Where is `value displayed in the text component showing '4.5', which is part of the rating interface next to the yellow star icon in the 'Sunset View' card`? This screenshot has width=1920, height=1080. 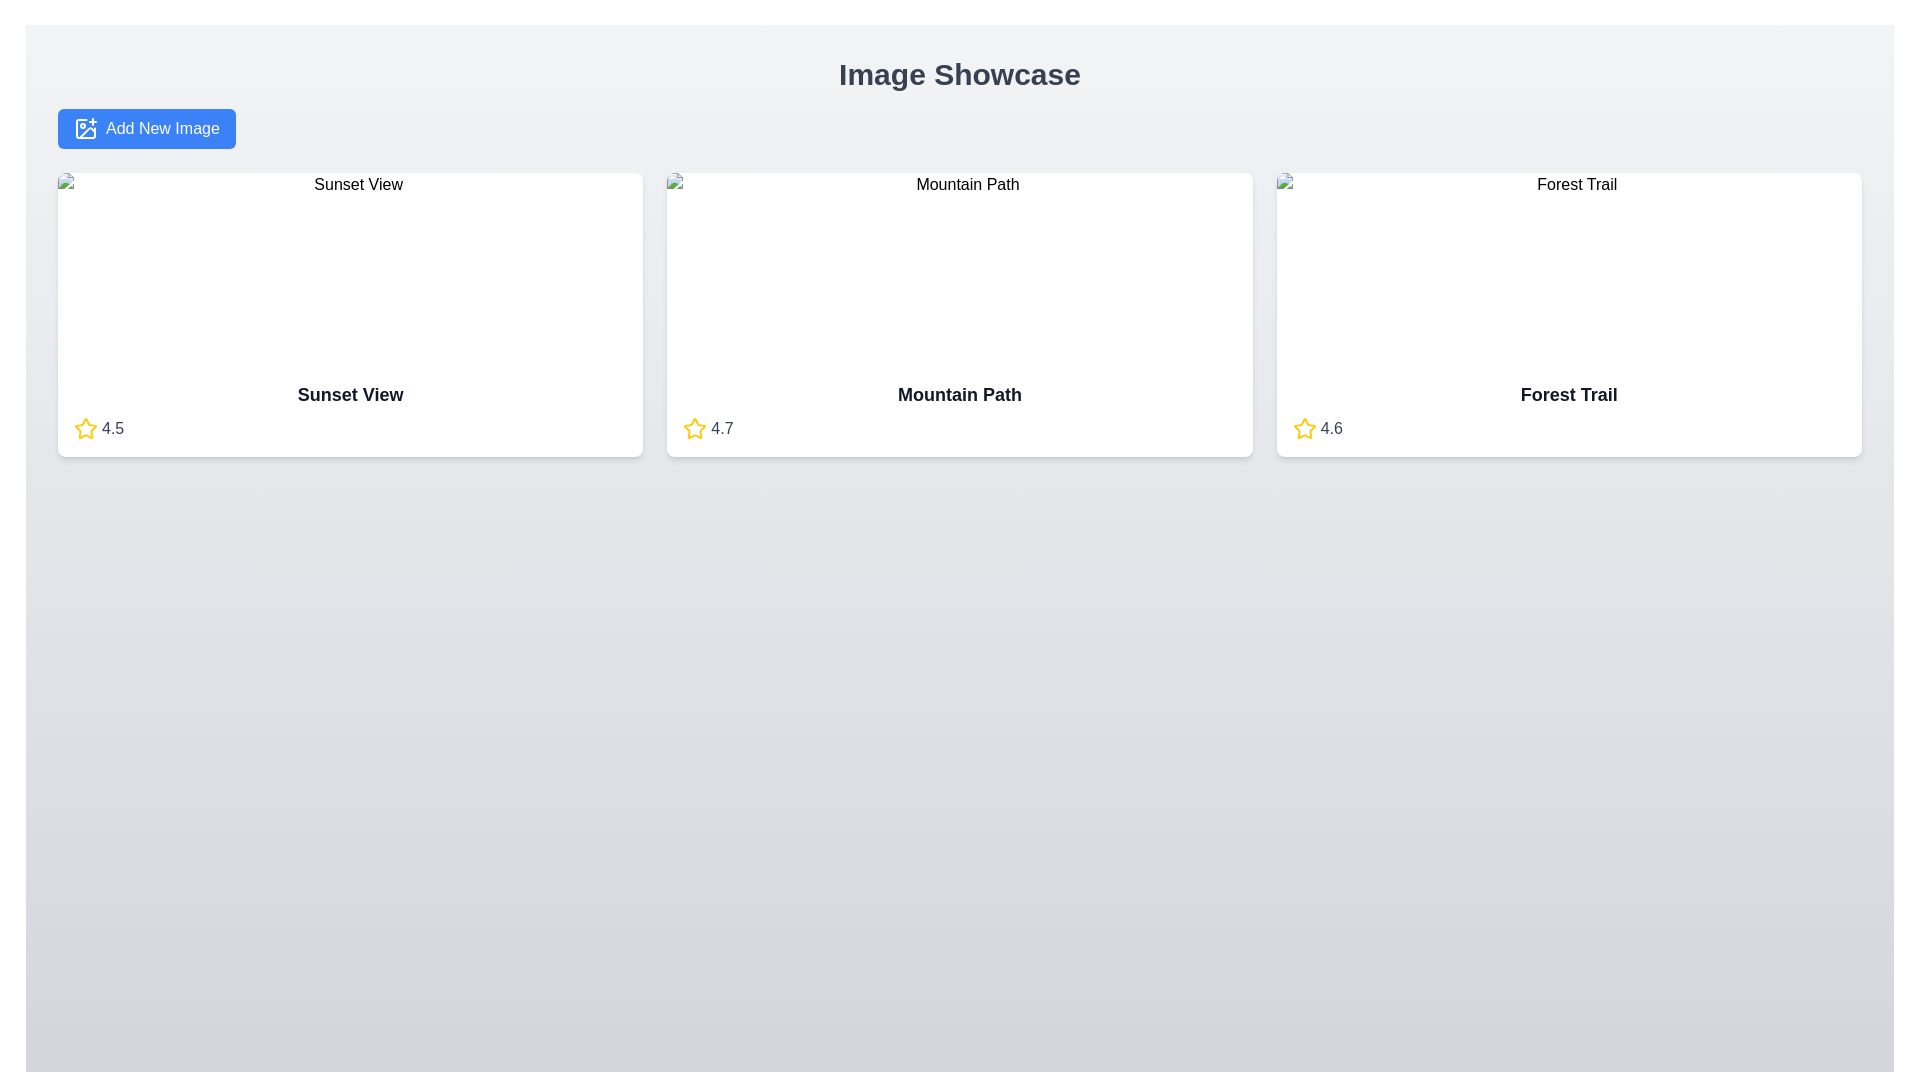
value displayed in the text component showing '4.5', which is part of the rating interface next to the yellow star icon in the 'Sunset View' card is located at coordinates (112, 427).